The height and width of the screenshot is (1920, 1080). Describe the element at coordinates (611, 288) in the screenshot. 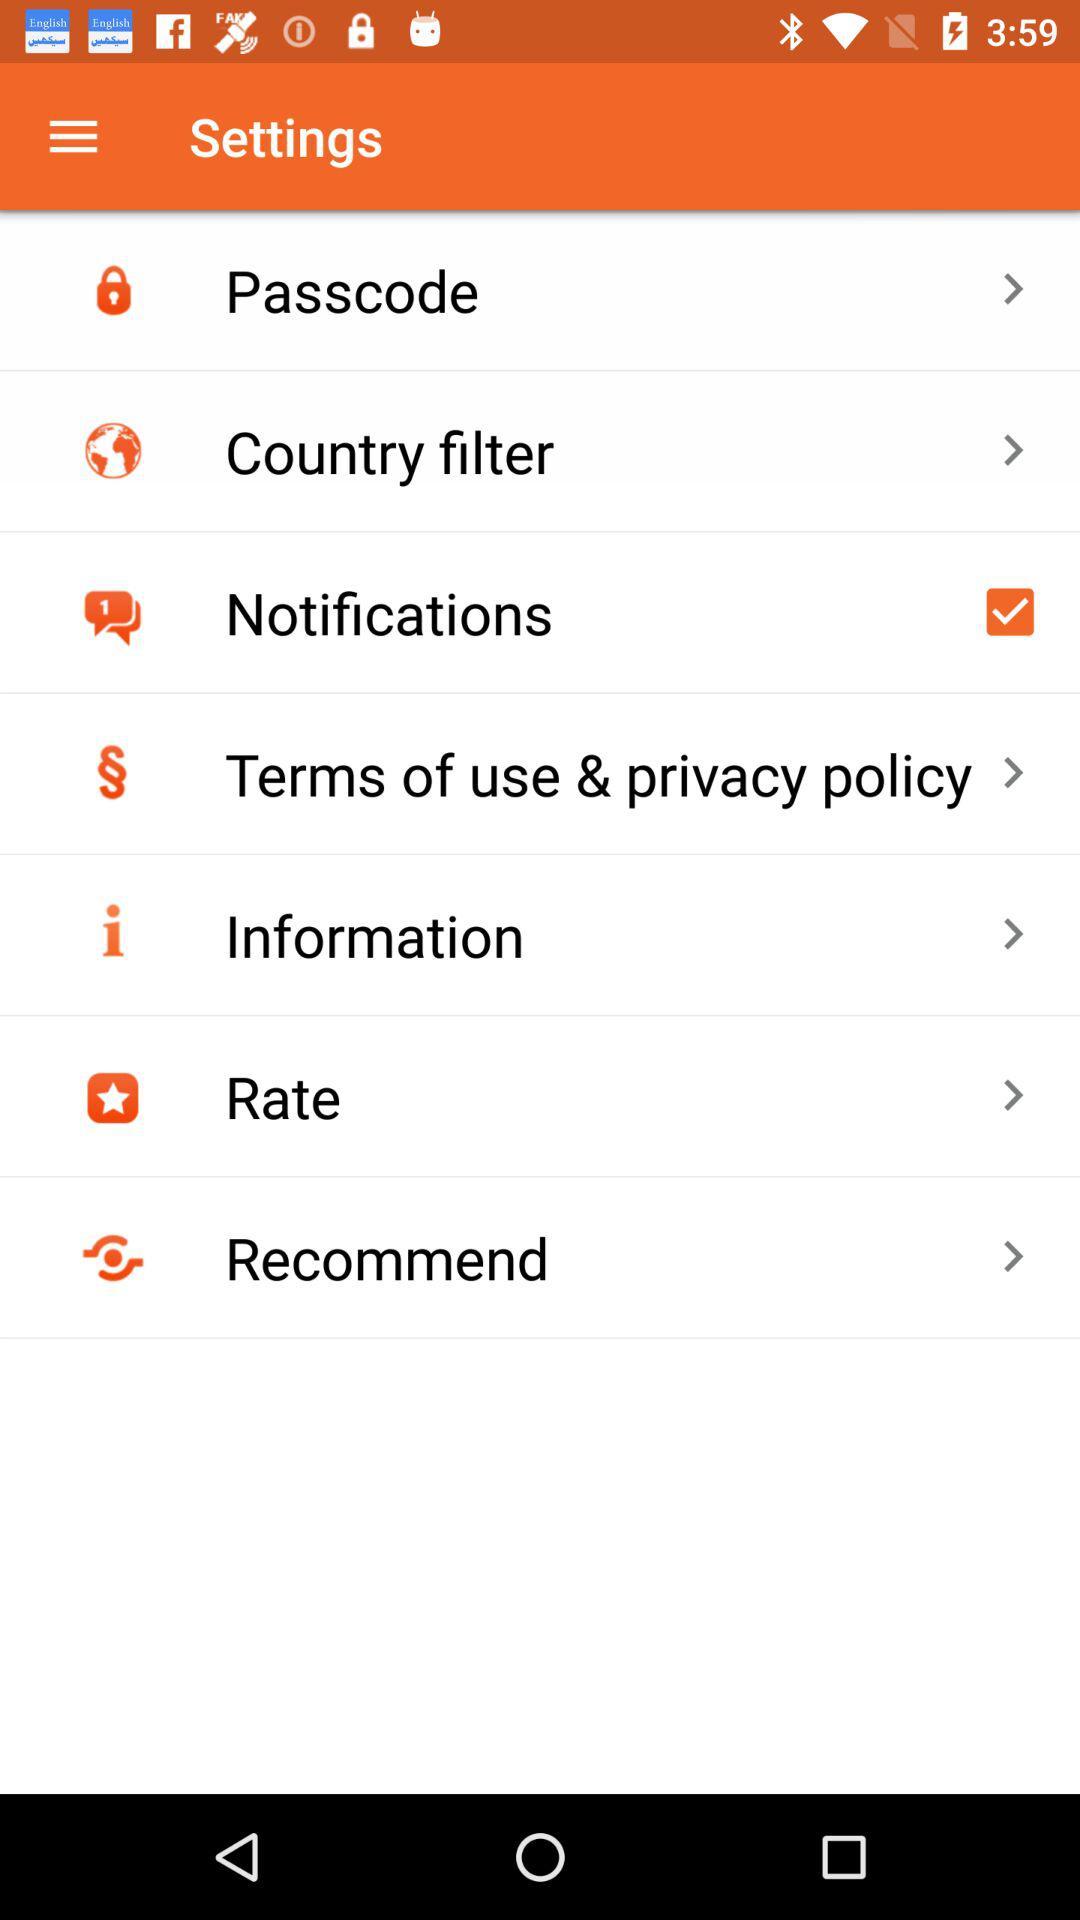

I see `the icon below settings item` at that location.